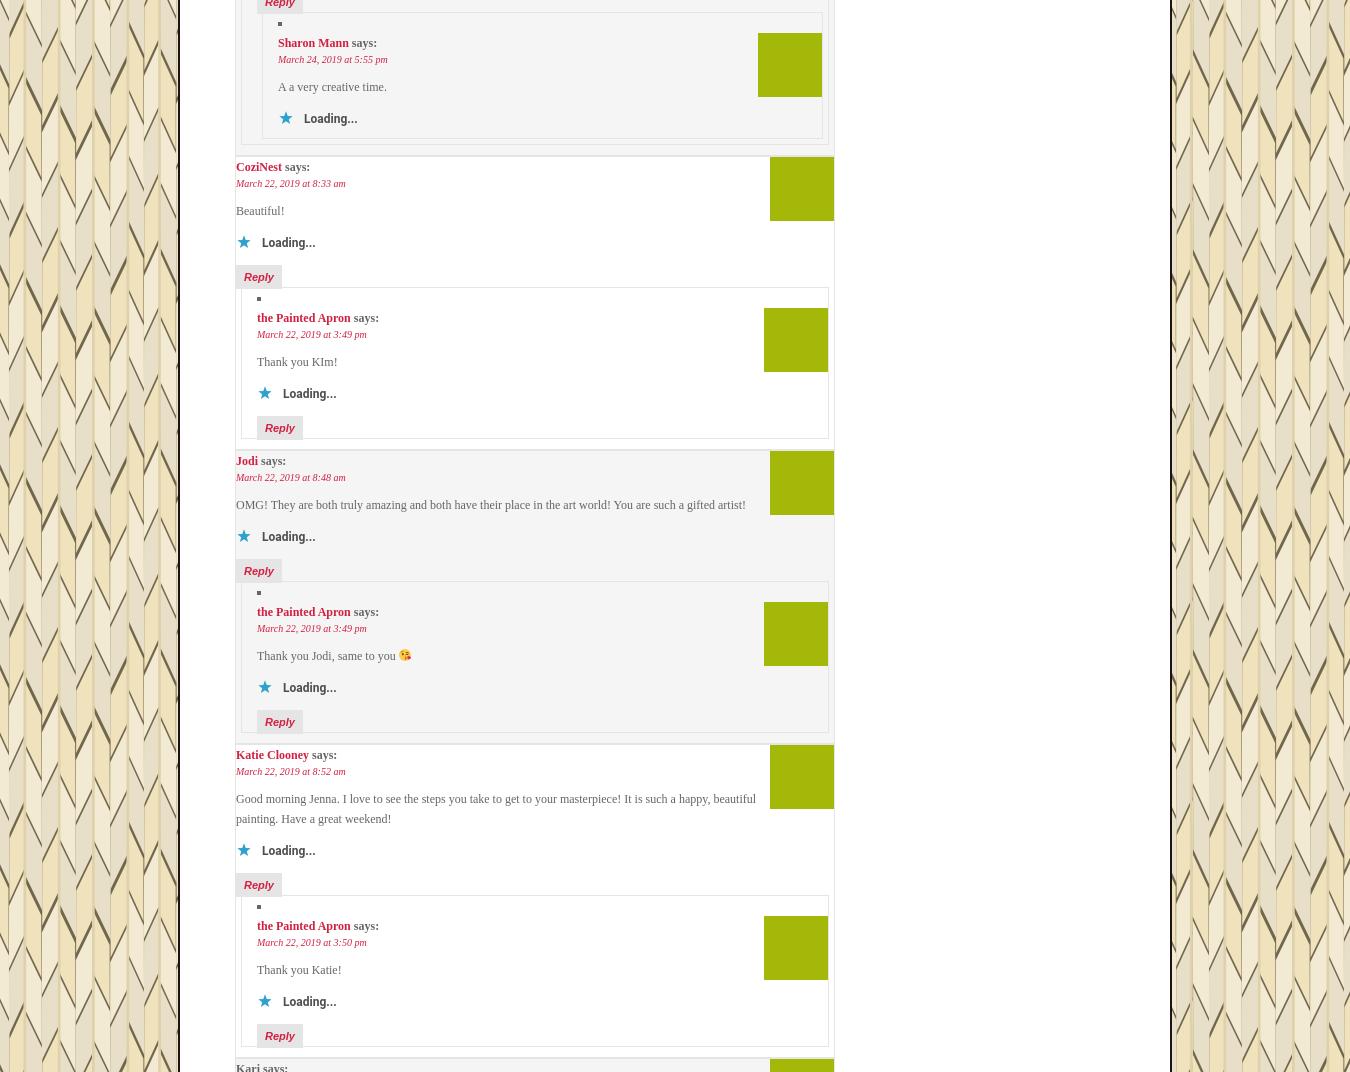 Image resolution: width=1350 pixels, height=1072 pixels. What do you see at coordinates (259, 210) in the screenshot?
I see `'Beautiful!'` at bounding box center [259, 210].